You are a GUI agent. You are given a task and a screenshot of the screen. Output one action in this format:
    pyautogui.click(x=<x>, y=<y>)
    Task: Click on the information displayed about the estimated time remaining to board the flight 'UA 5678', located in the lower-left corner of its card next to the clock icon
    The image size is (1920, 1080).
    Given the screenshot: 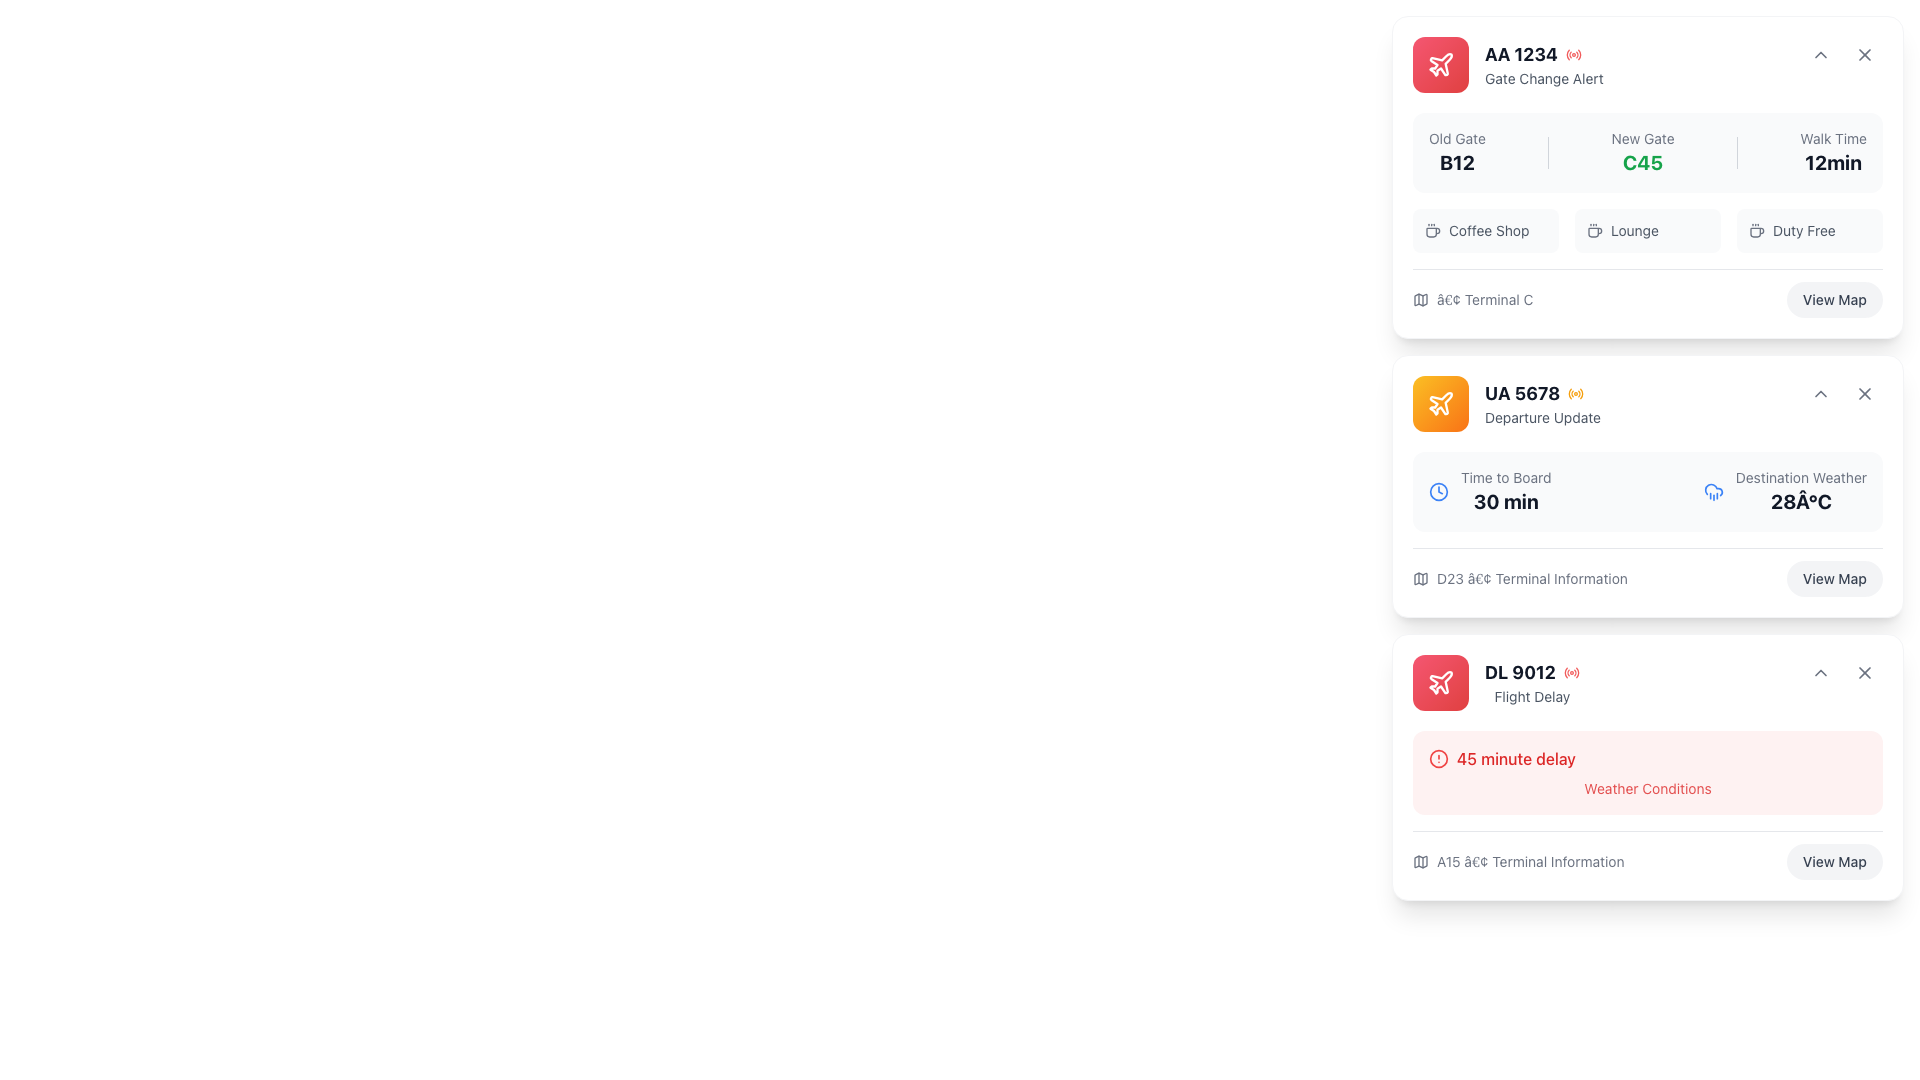 What is the action you would take?
    pyautogui.click(x=1506, y=492)
    